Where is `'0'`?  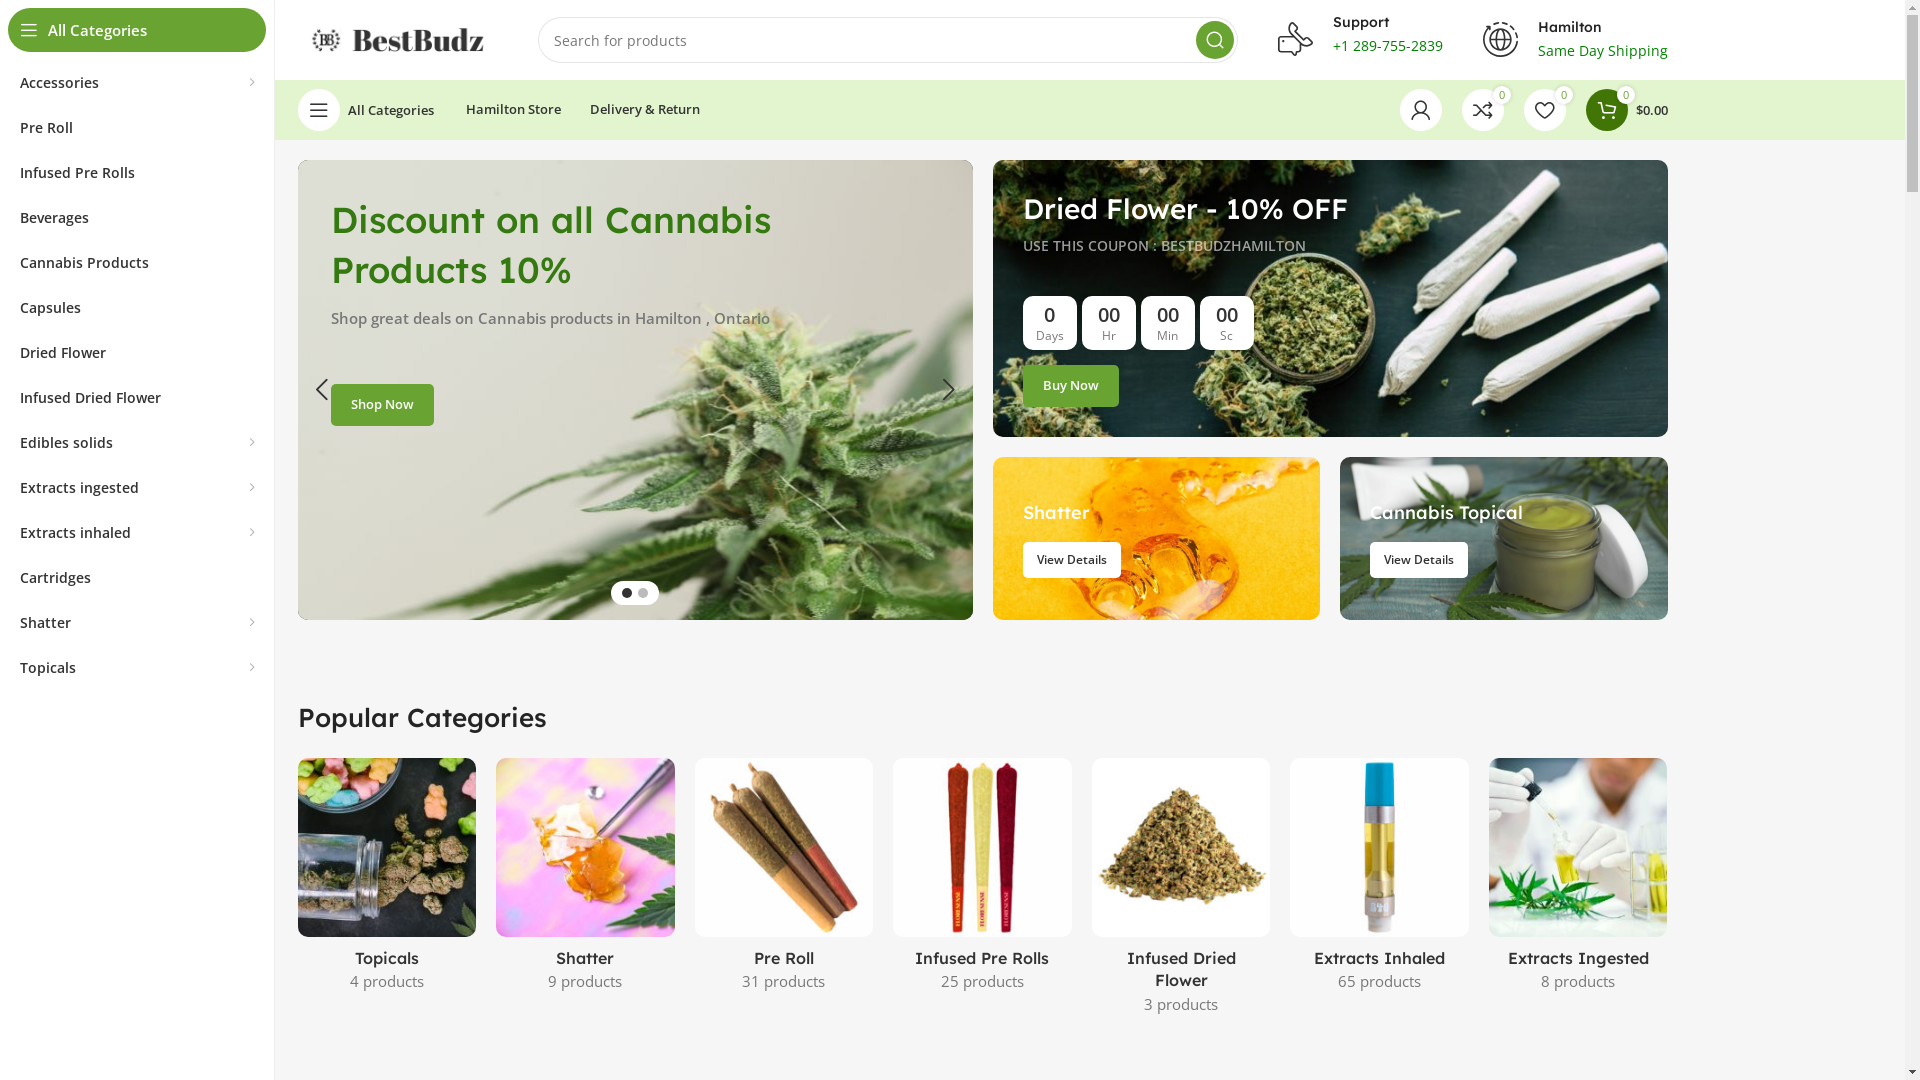 '0' is located at coordinates (1483, 110).